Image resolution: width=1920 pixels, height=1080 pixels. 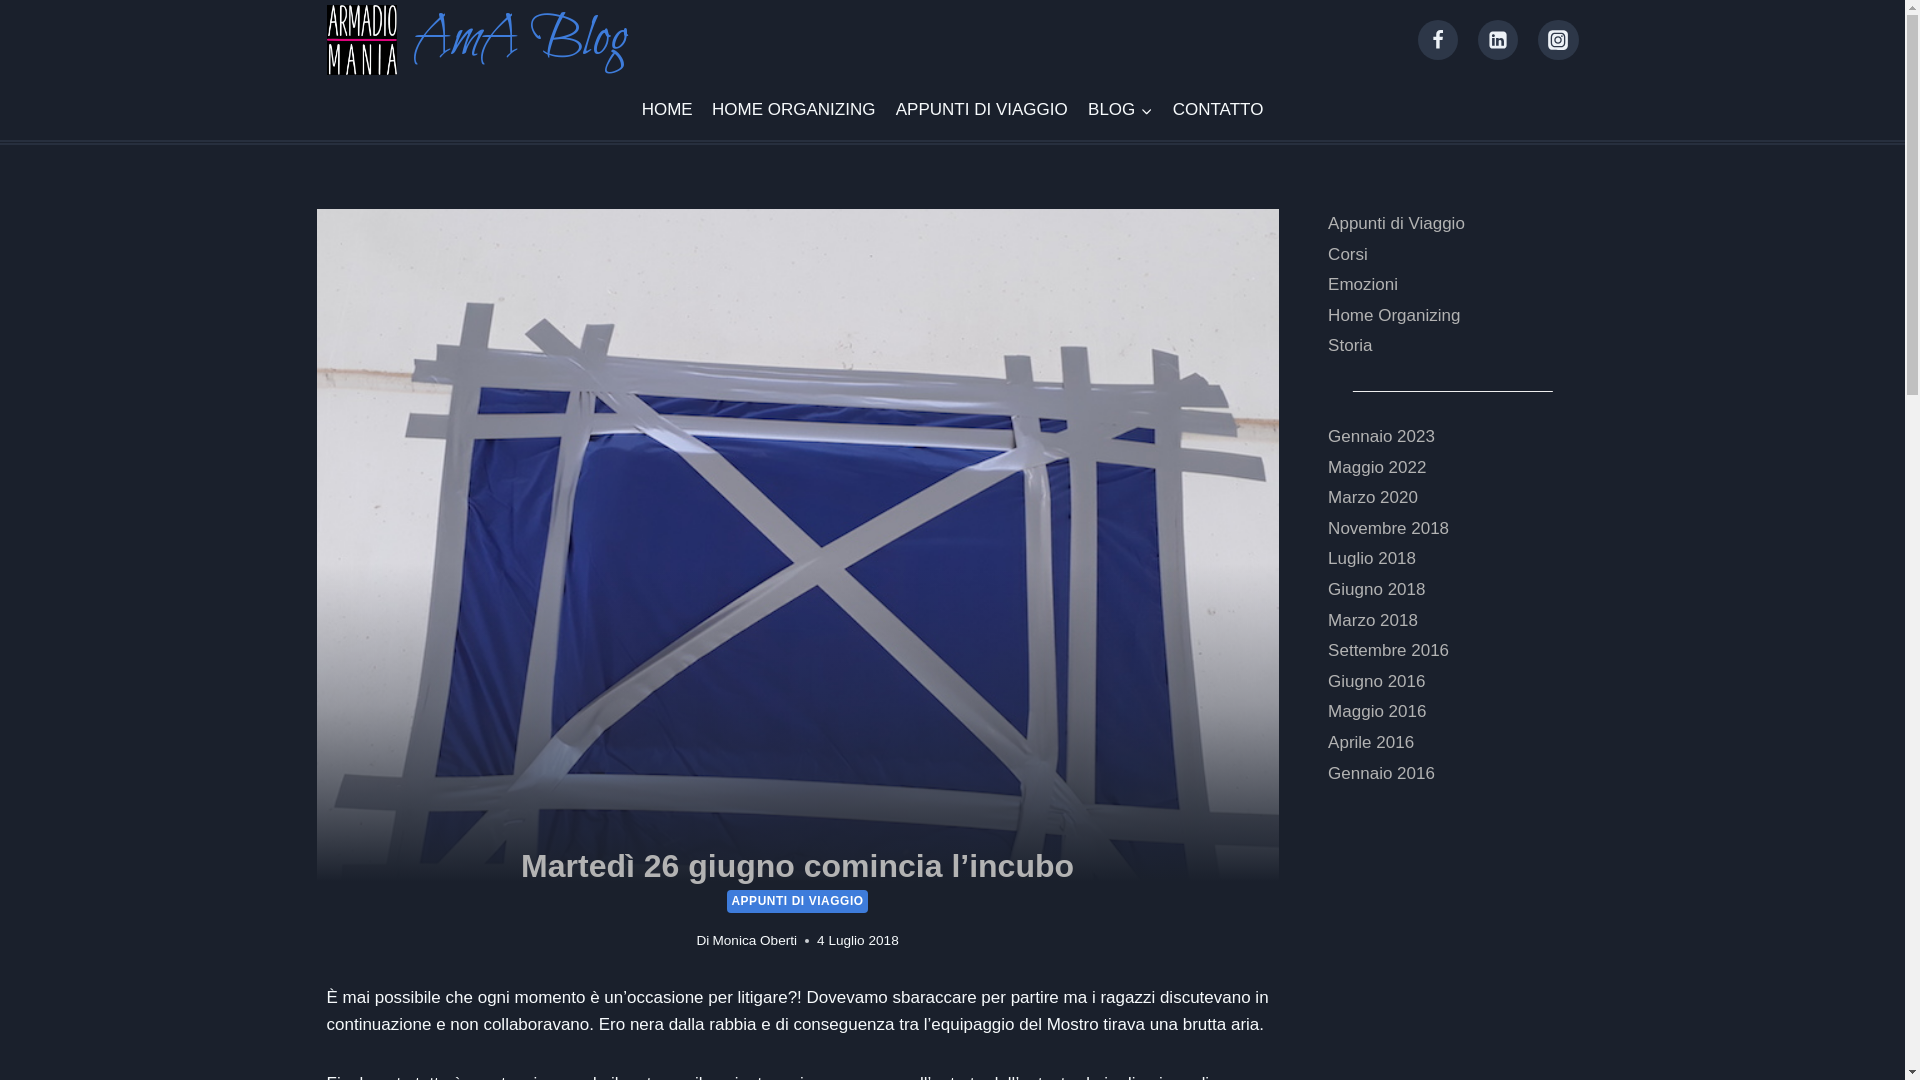 What do you see at coordinates (1217, 110) in the screenshot?
I see `'CONTATTO'` at bounding box center [1217, 110].